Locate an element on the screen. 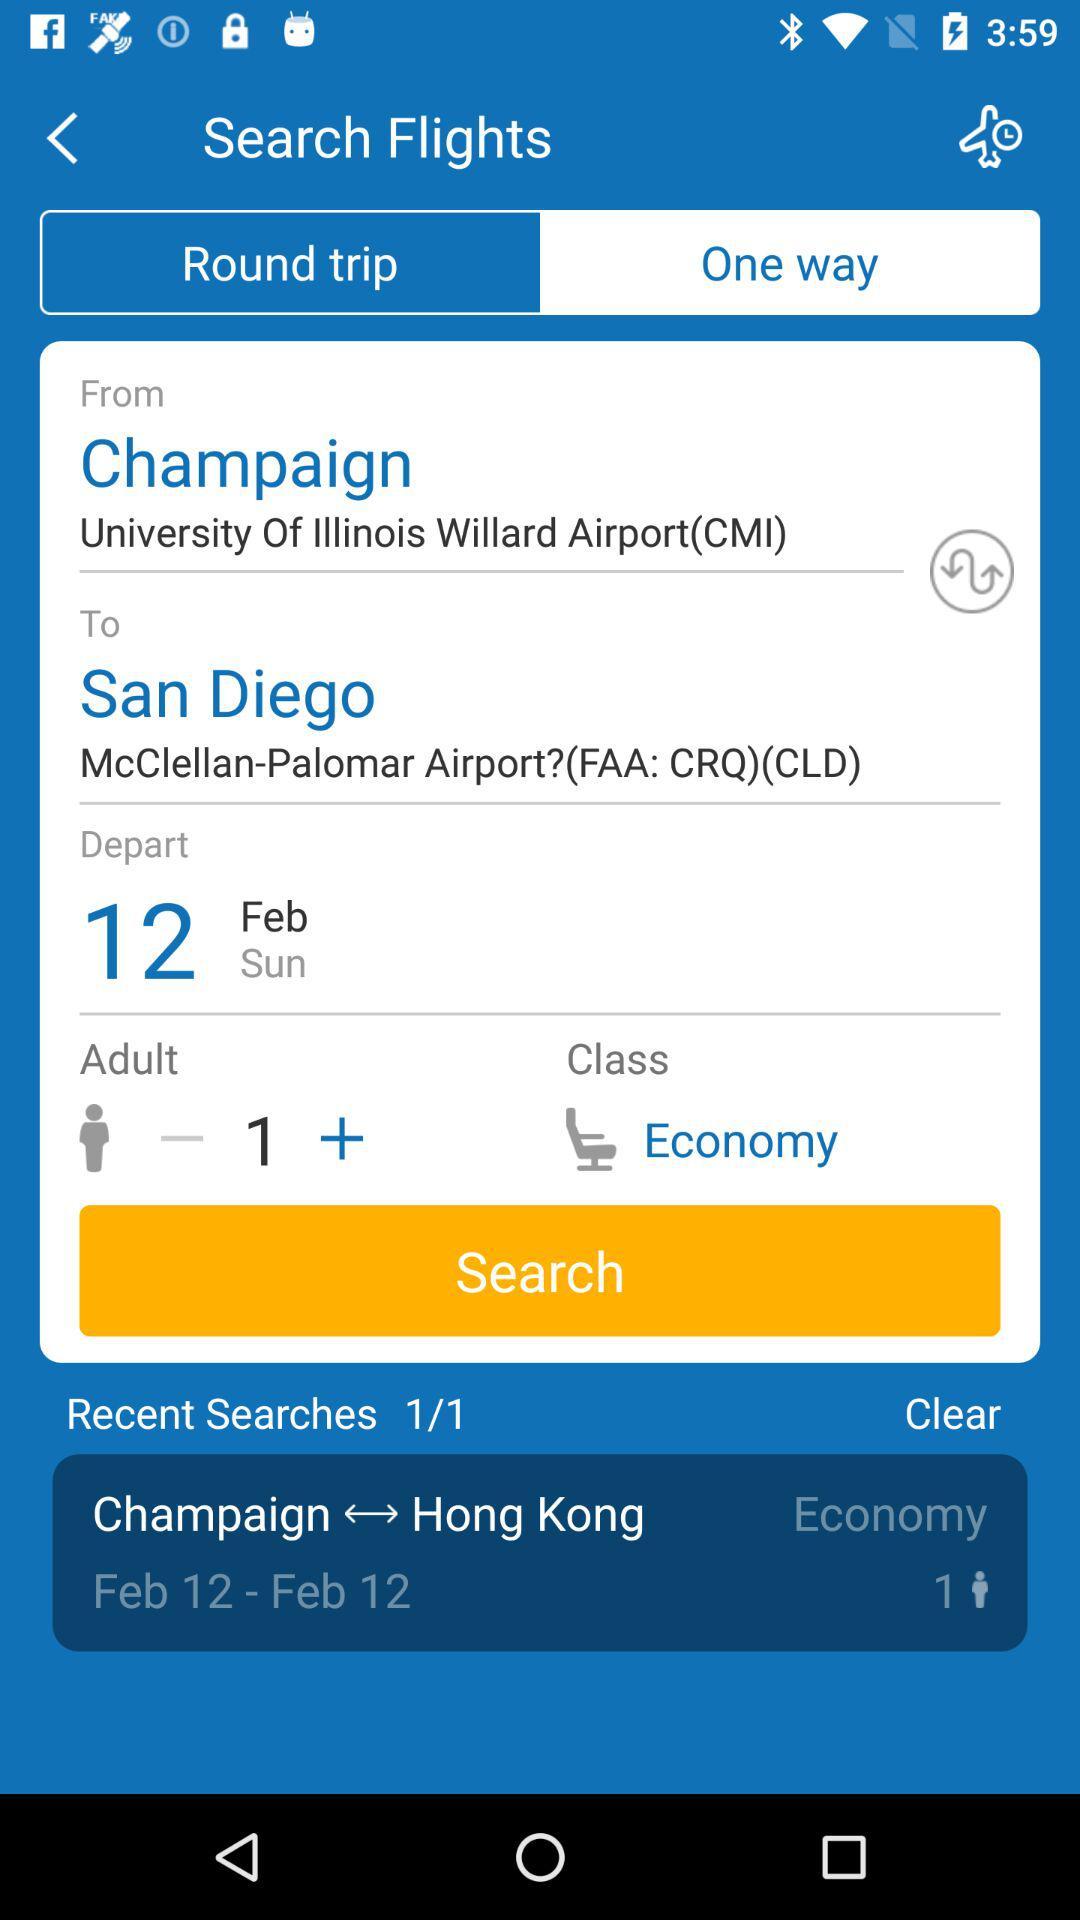  round trip item is located at coordinates (289, 261).